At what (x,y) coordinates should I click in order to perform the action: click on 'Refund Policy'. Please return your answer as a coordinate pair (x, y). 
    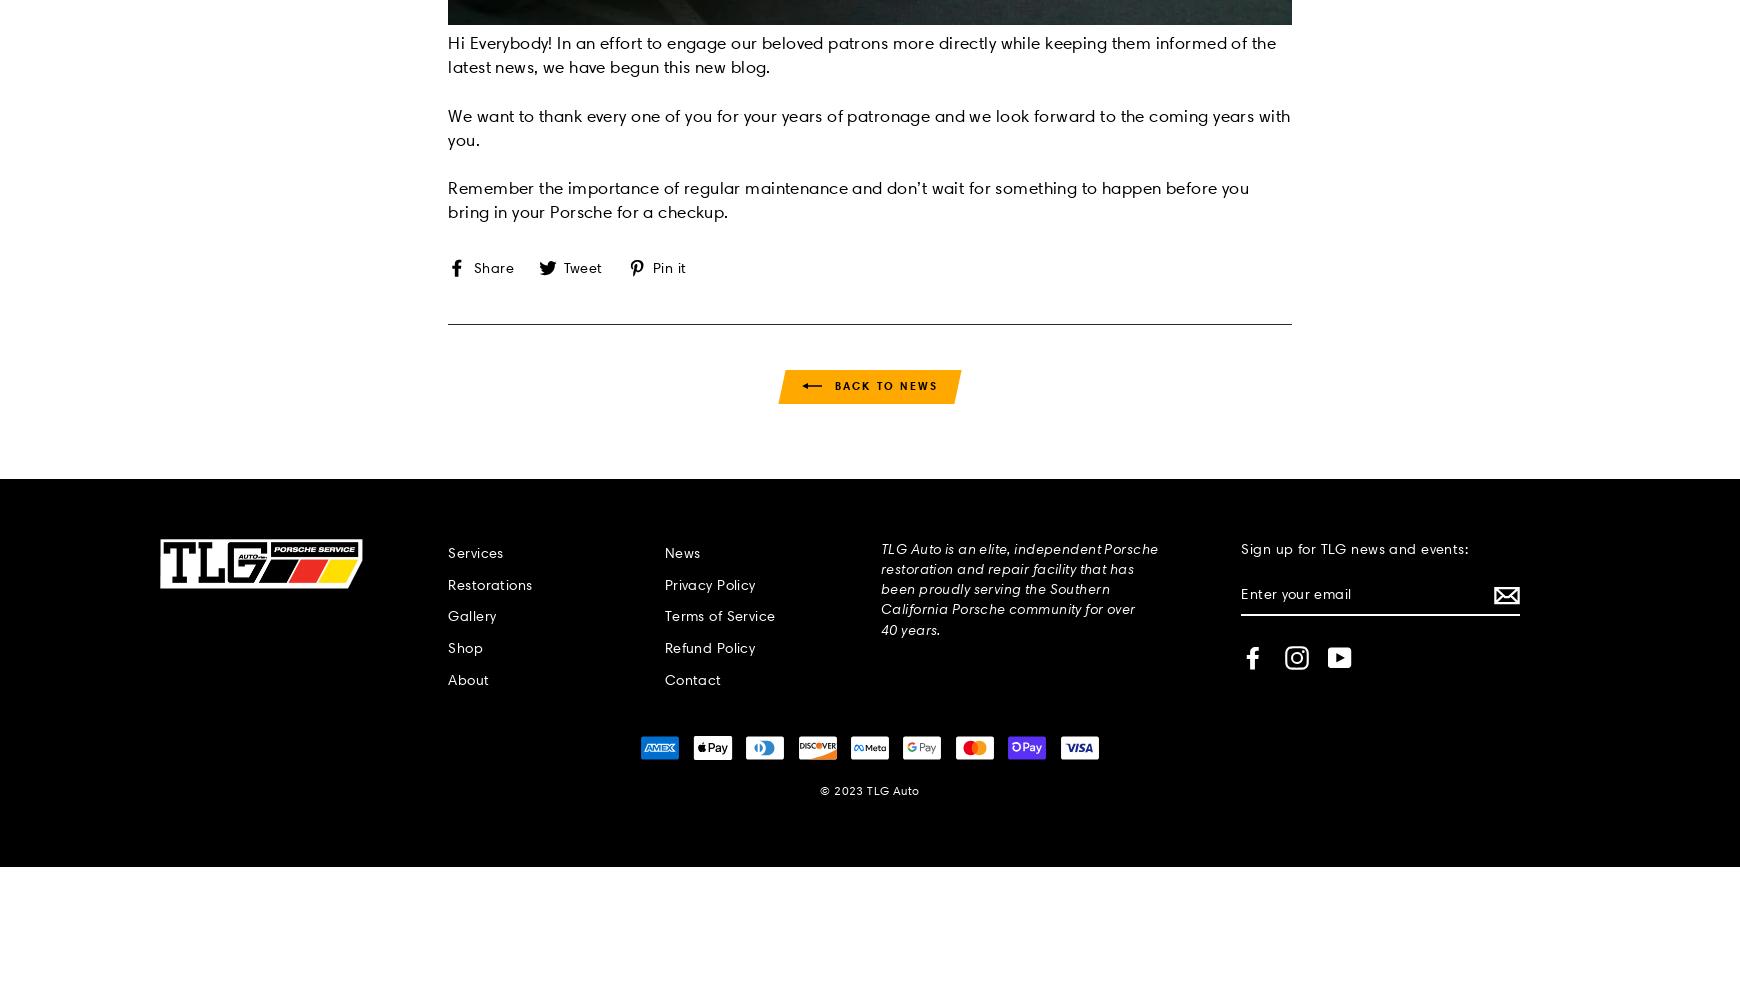
    Looking at the image, I should click on (709, 648).